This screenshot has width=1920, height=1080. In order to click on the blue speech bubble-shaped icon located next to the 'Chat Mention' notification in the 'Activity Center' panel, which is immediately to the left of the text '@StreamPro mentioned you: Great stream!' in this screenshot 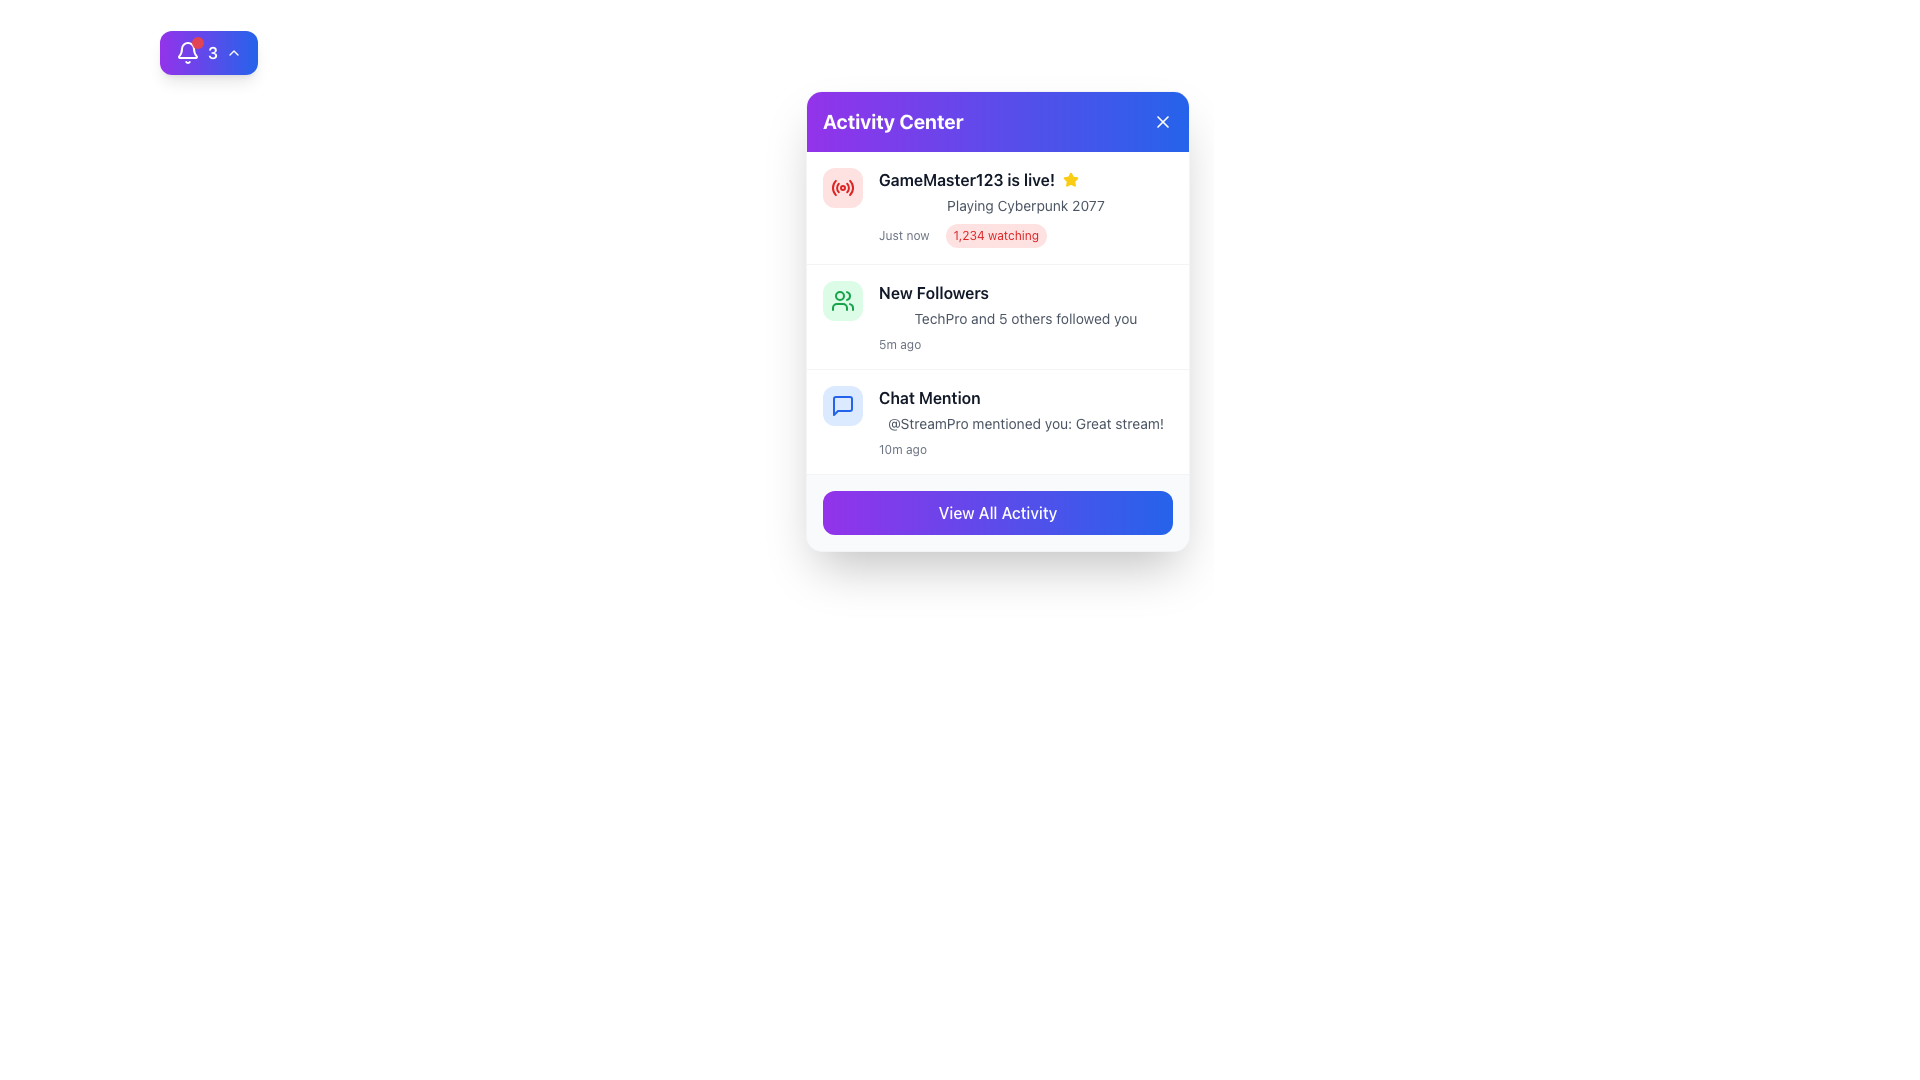, I will do `click(843, 405)`.